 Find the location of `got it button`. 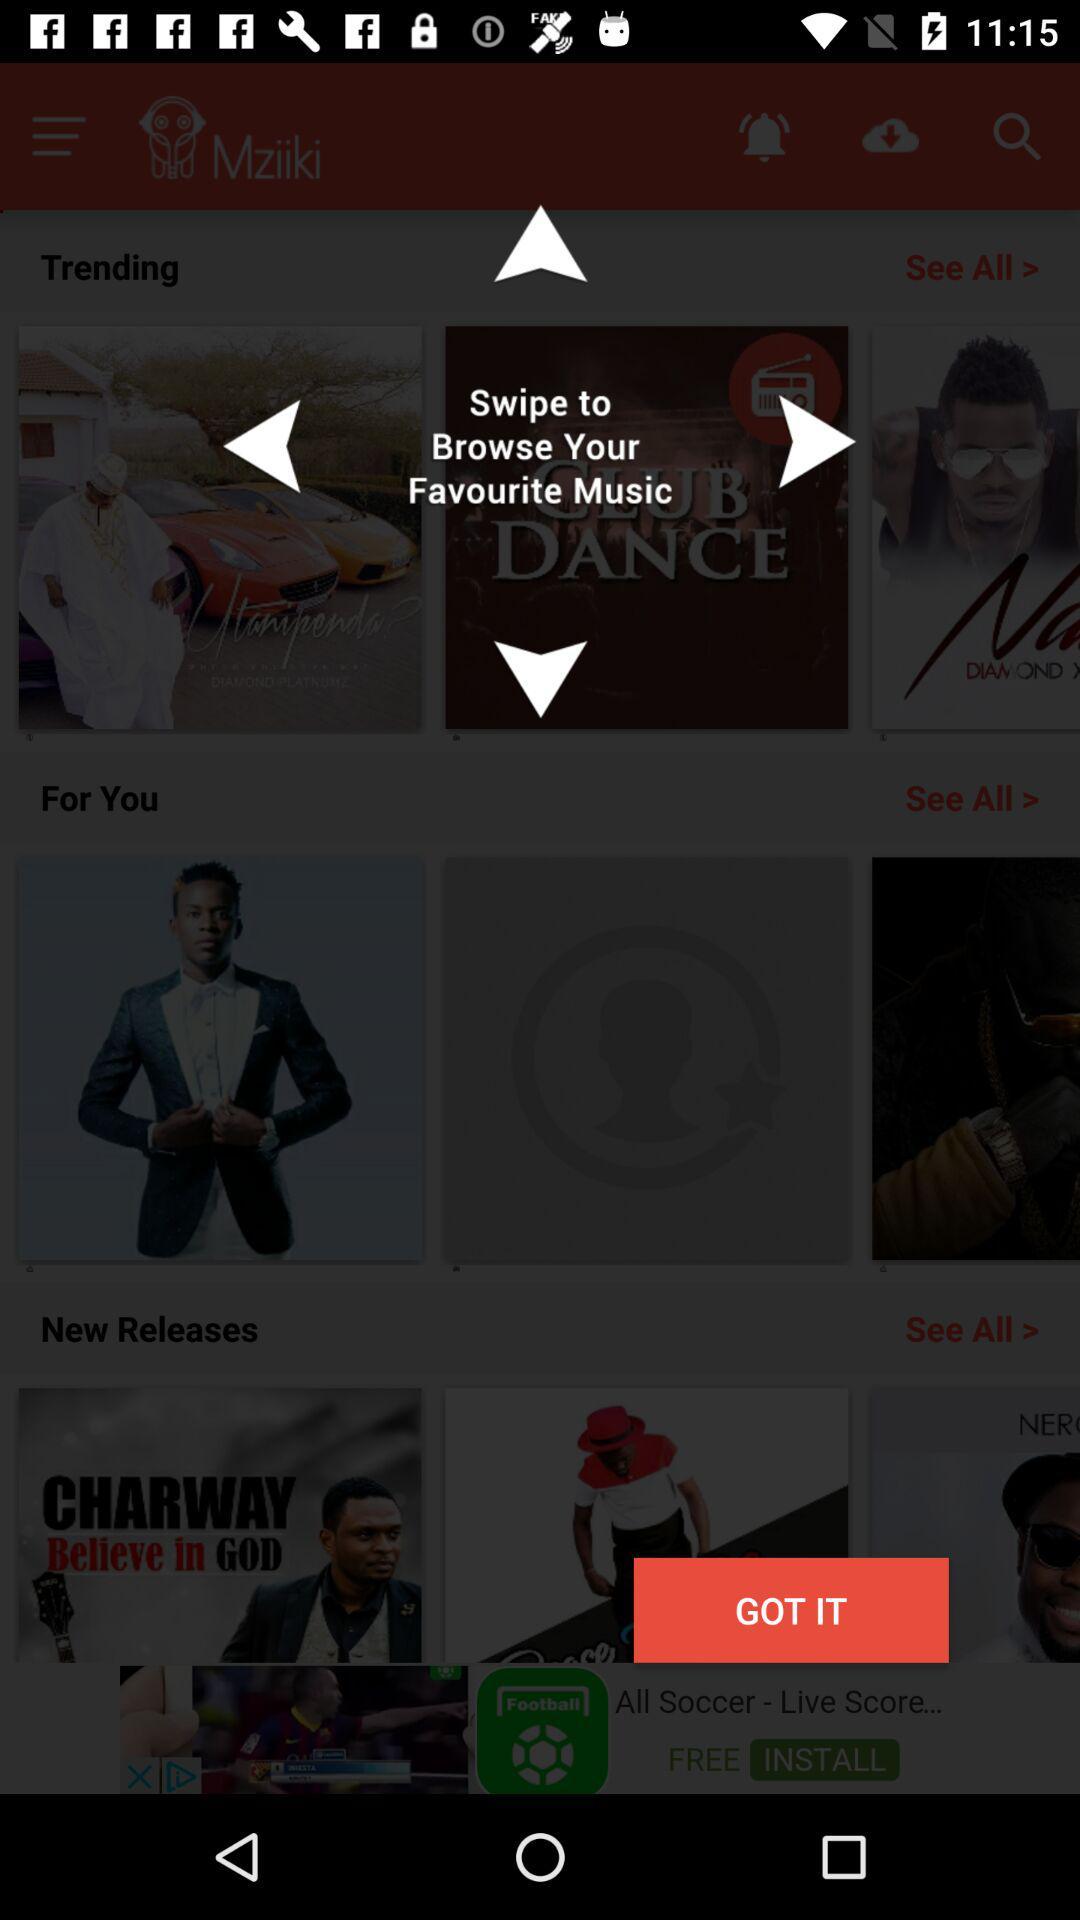

got it button is located at coordinates (790, 1610).